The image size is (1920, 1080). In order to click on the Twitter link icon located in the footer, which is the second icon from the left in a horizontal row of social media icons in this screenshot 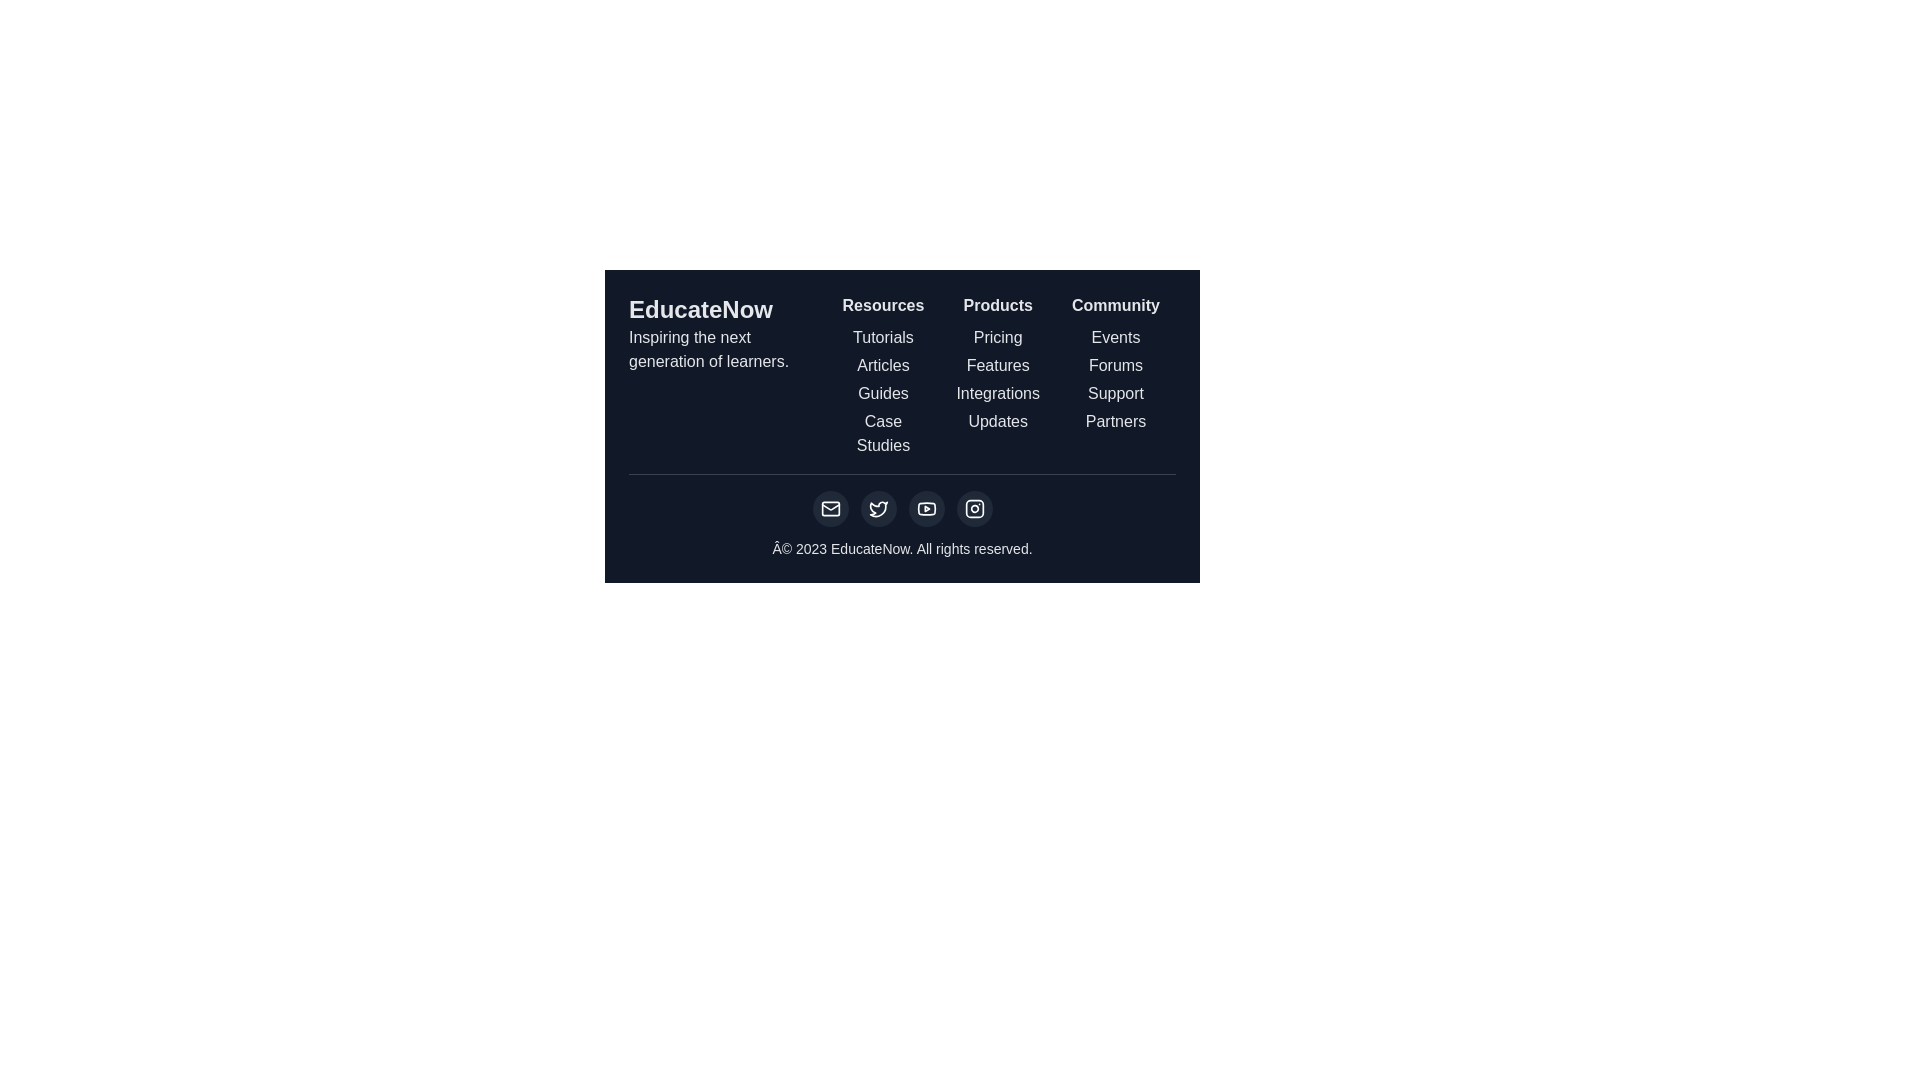, I will do `click(878, 508)`.